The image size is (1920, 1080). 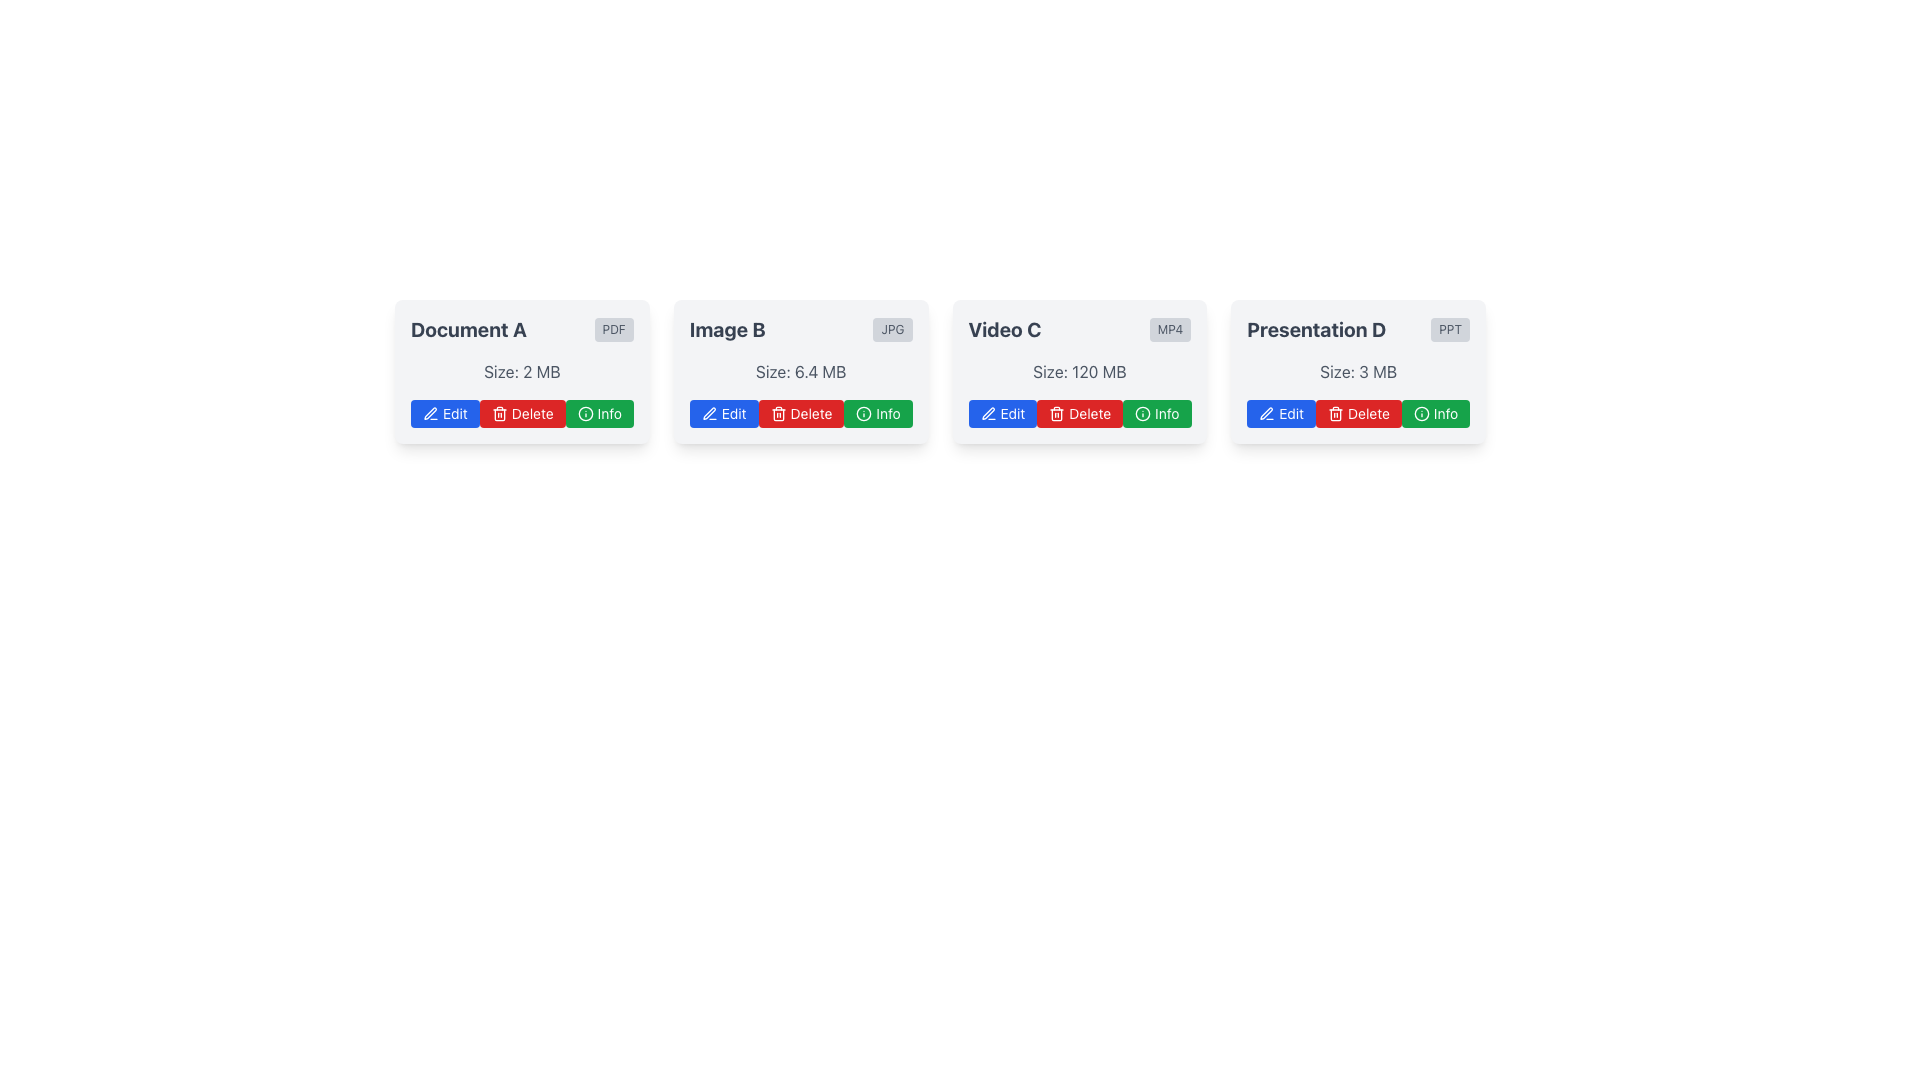 What do you see at coordinates (1281, 412) in the screenshot?
I see `the blue 'Edit' button with rounded corners, which is the first button in the horizontal layout within the 'Presentation D' card` at bounding box center [1281, 412].